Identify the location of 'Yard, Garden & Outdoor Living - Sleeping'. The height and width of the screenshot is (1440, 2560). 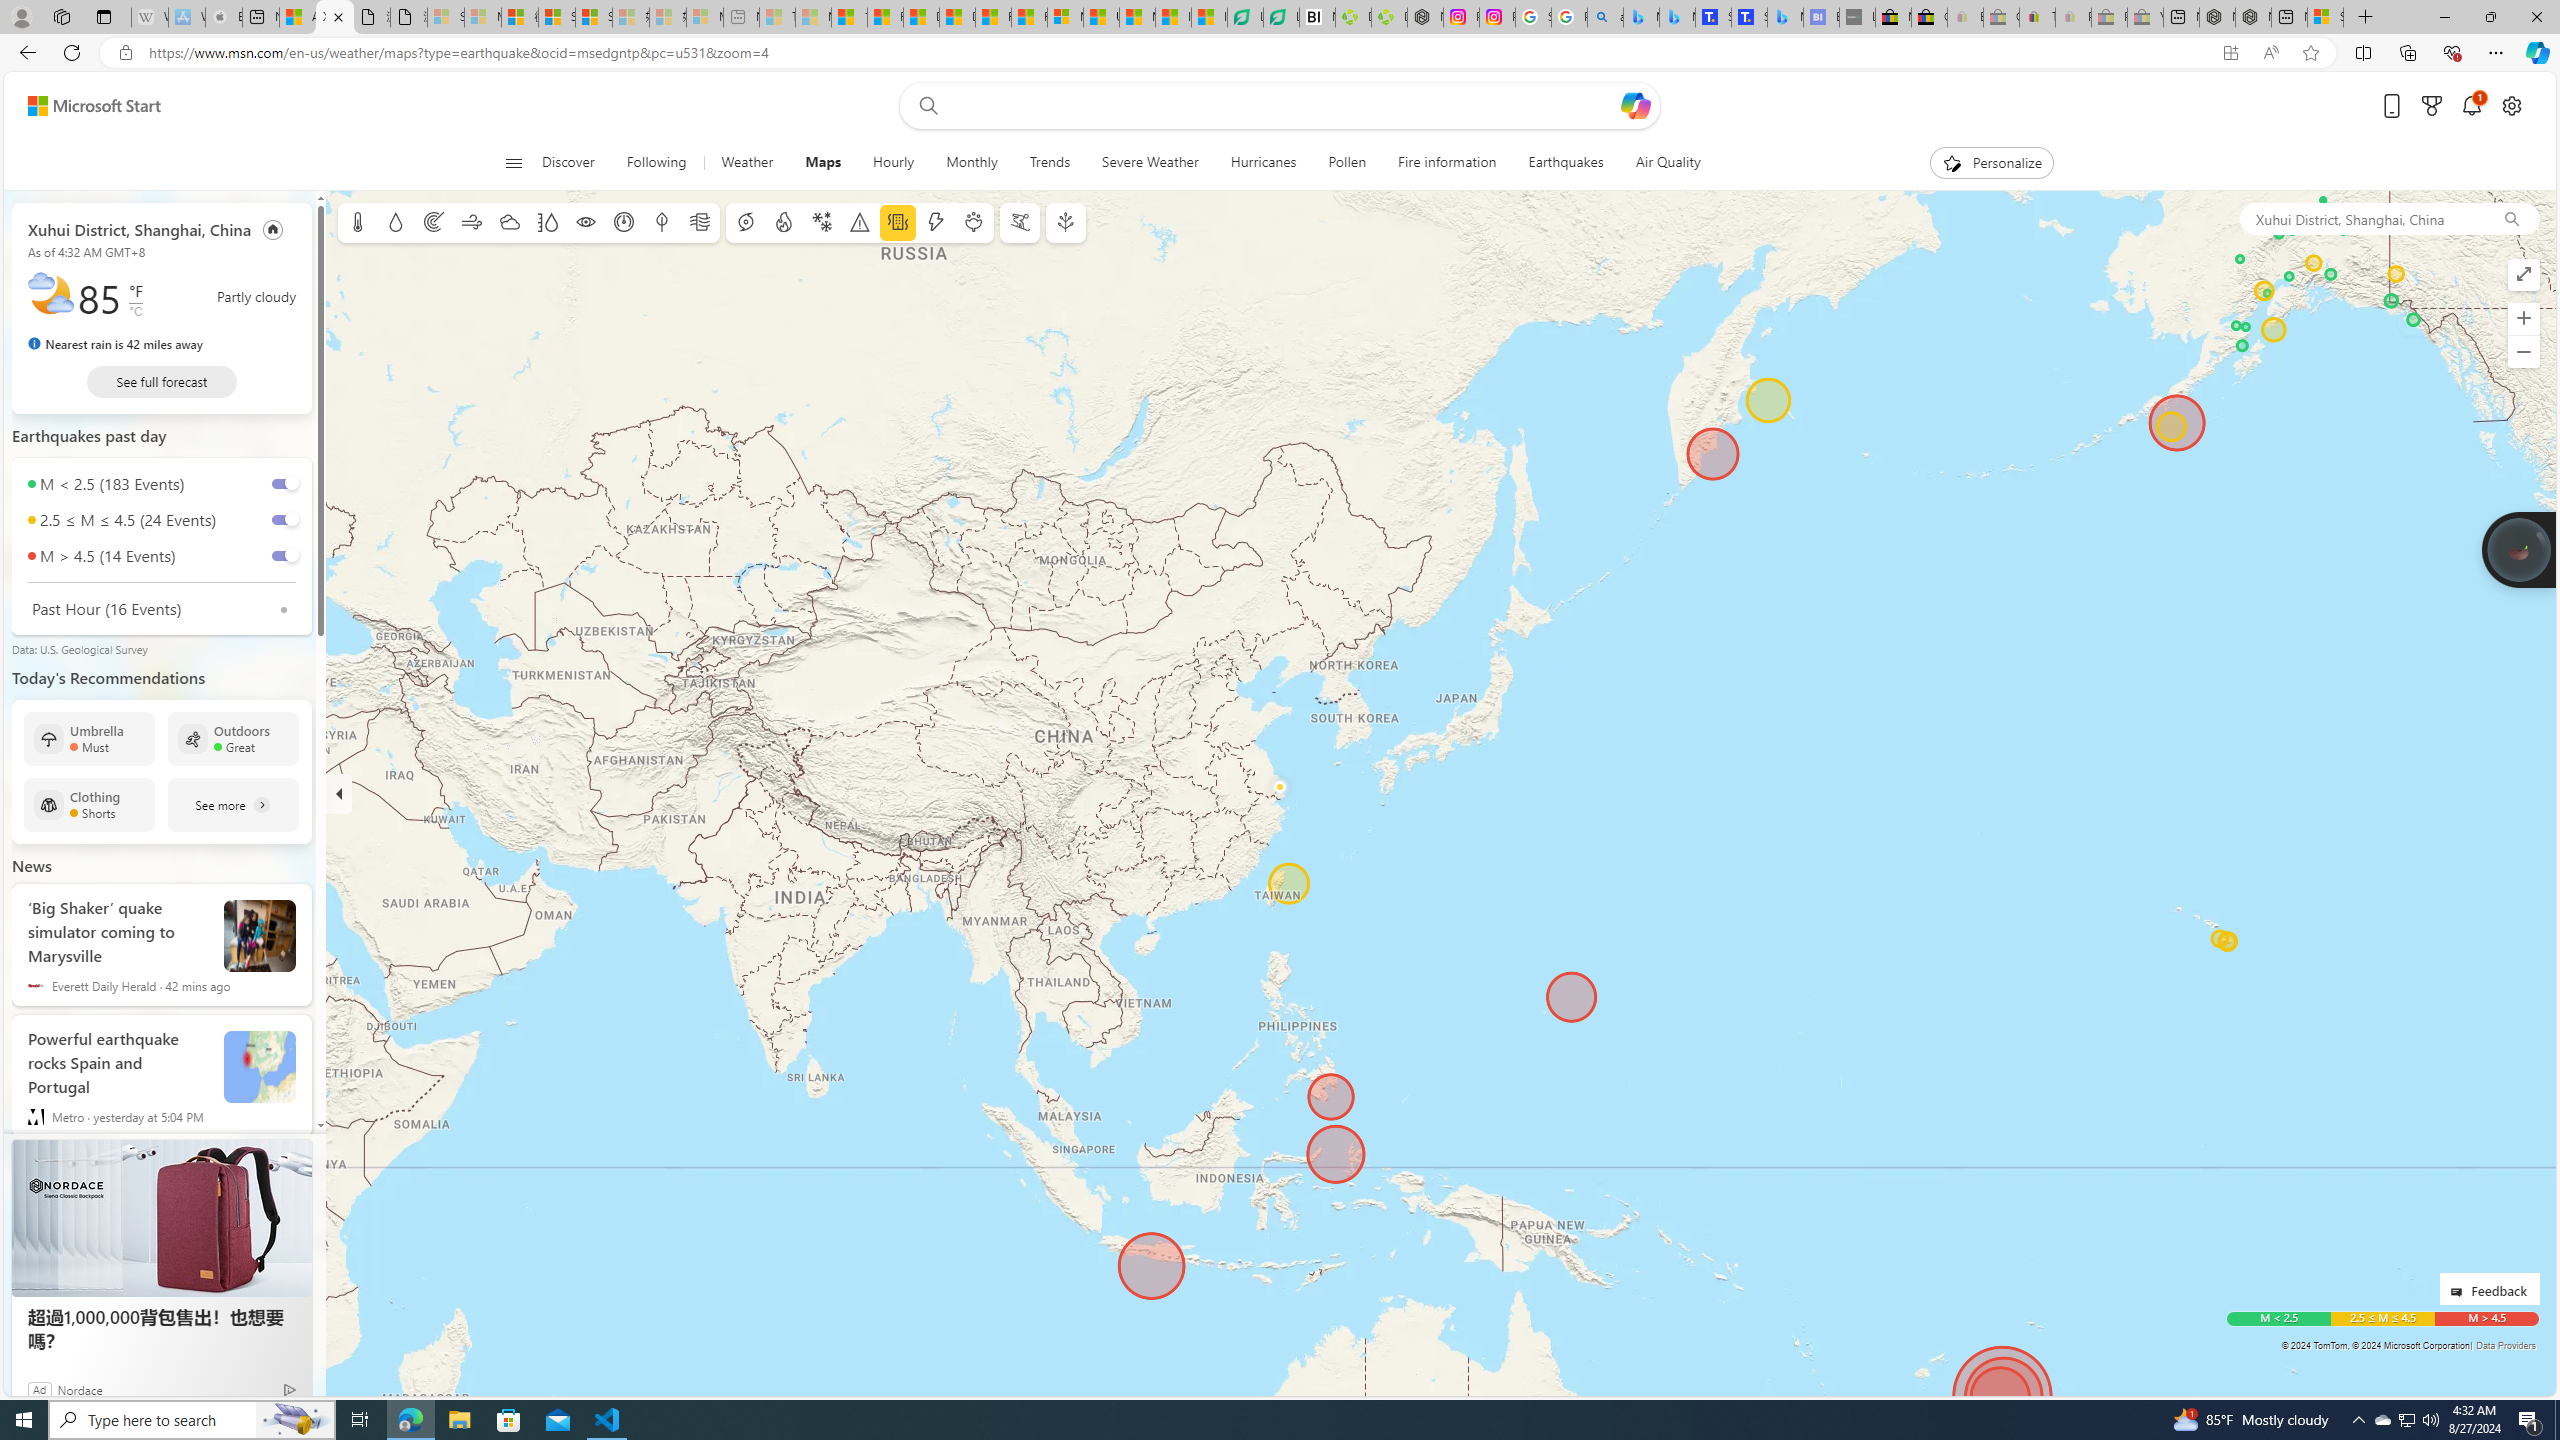
(2144, 16).